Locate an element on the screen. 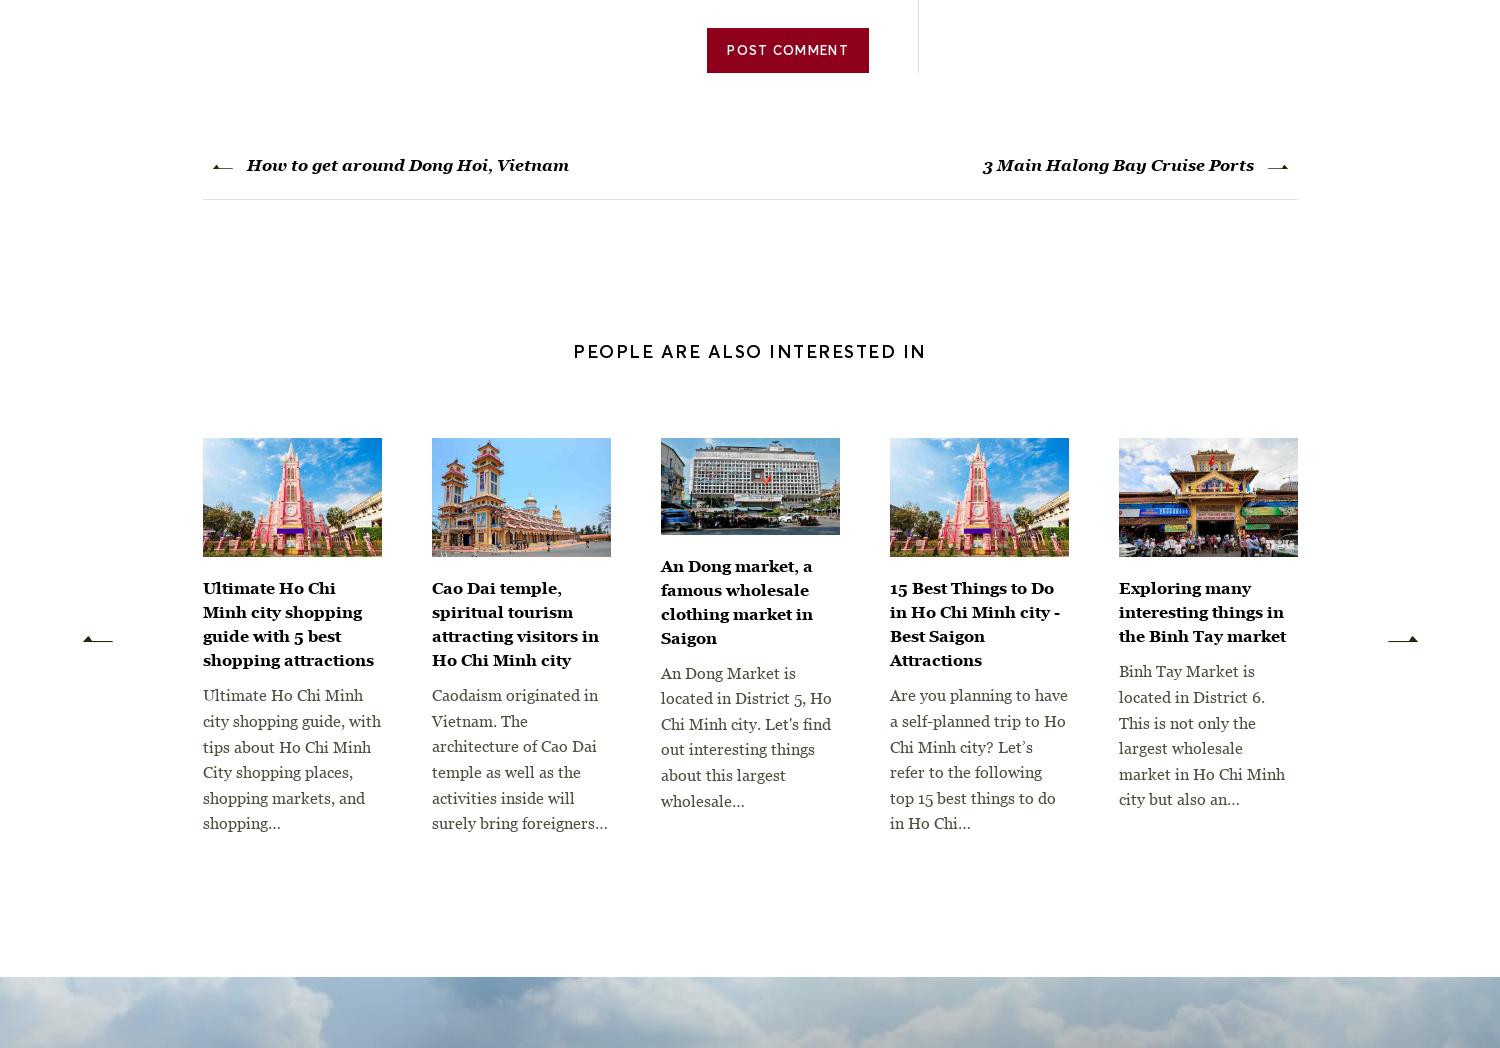 The image size is (1500, 1048). 'Are you planning to have a self-planned trip to Ho Chi Minh city? Let’s refer to the following top 15 best things to do in Ho Chi…' is located at coordinates (977, 759).